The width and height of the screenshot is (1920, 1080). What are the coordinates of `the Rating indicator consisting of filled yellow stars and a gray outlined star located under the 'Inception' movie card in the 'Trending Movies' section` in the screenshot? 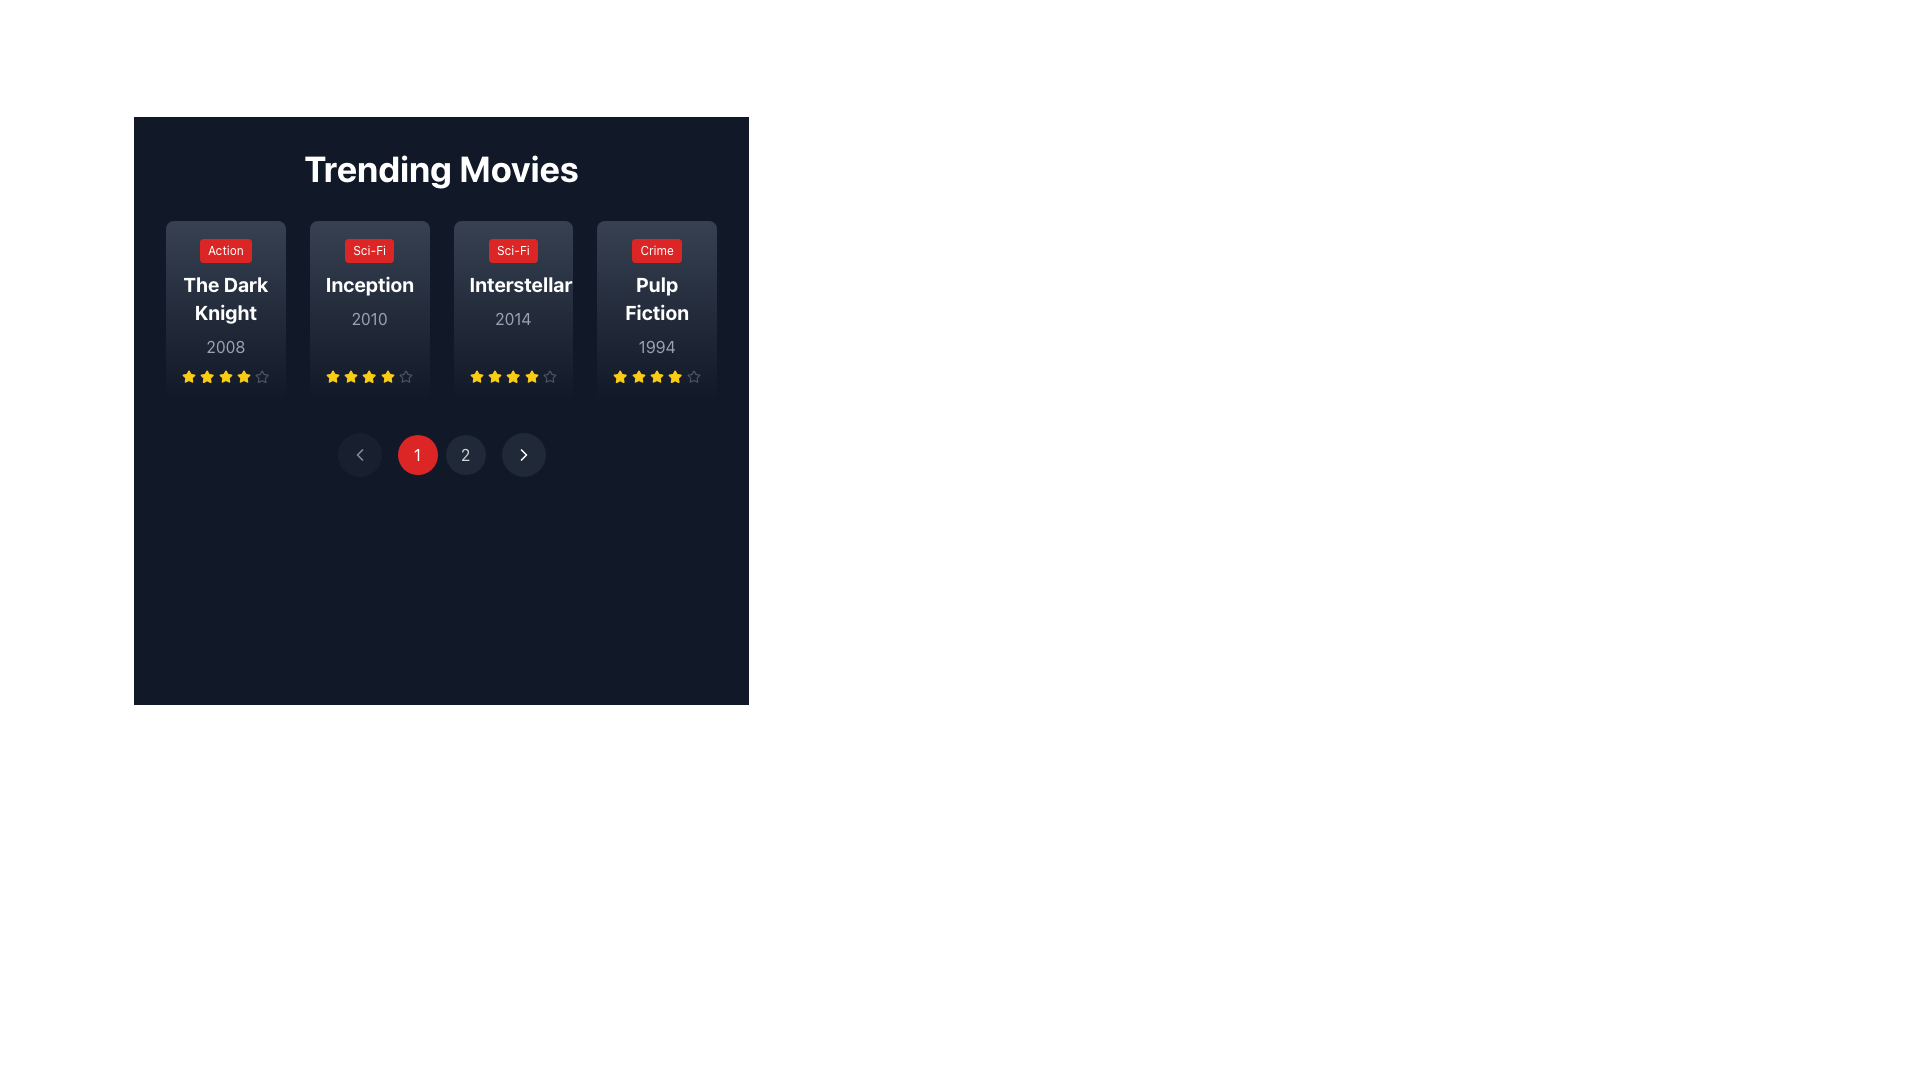 It's located at (369, 376).